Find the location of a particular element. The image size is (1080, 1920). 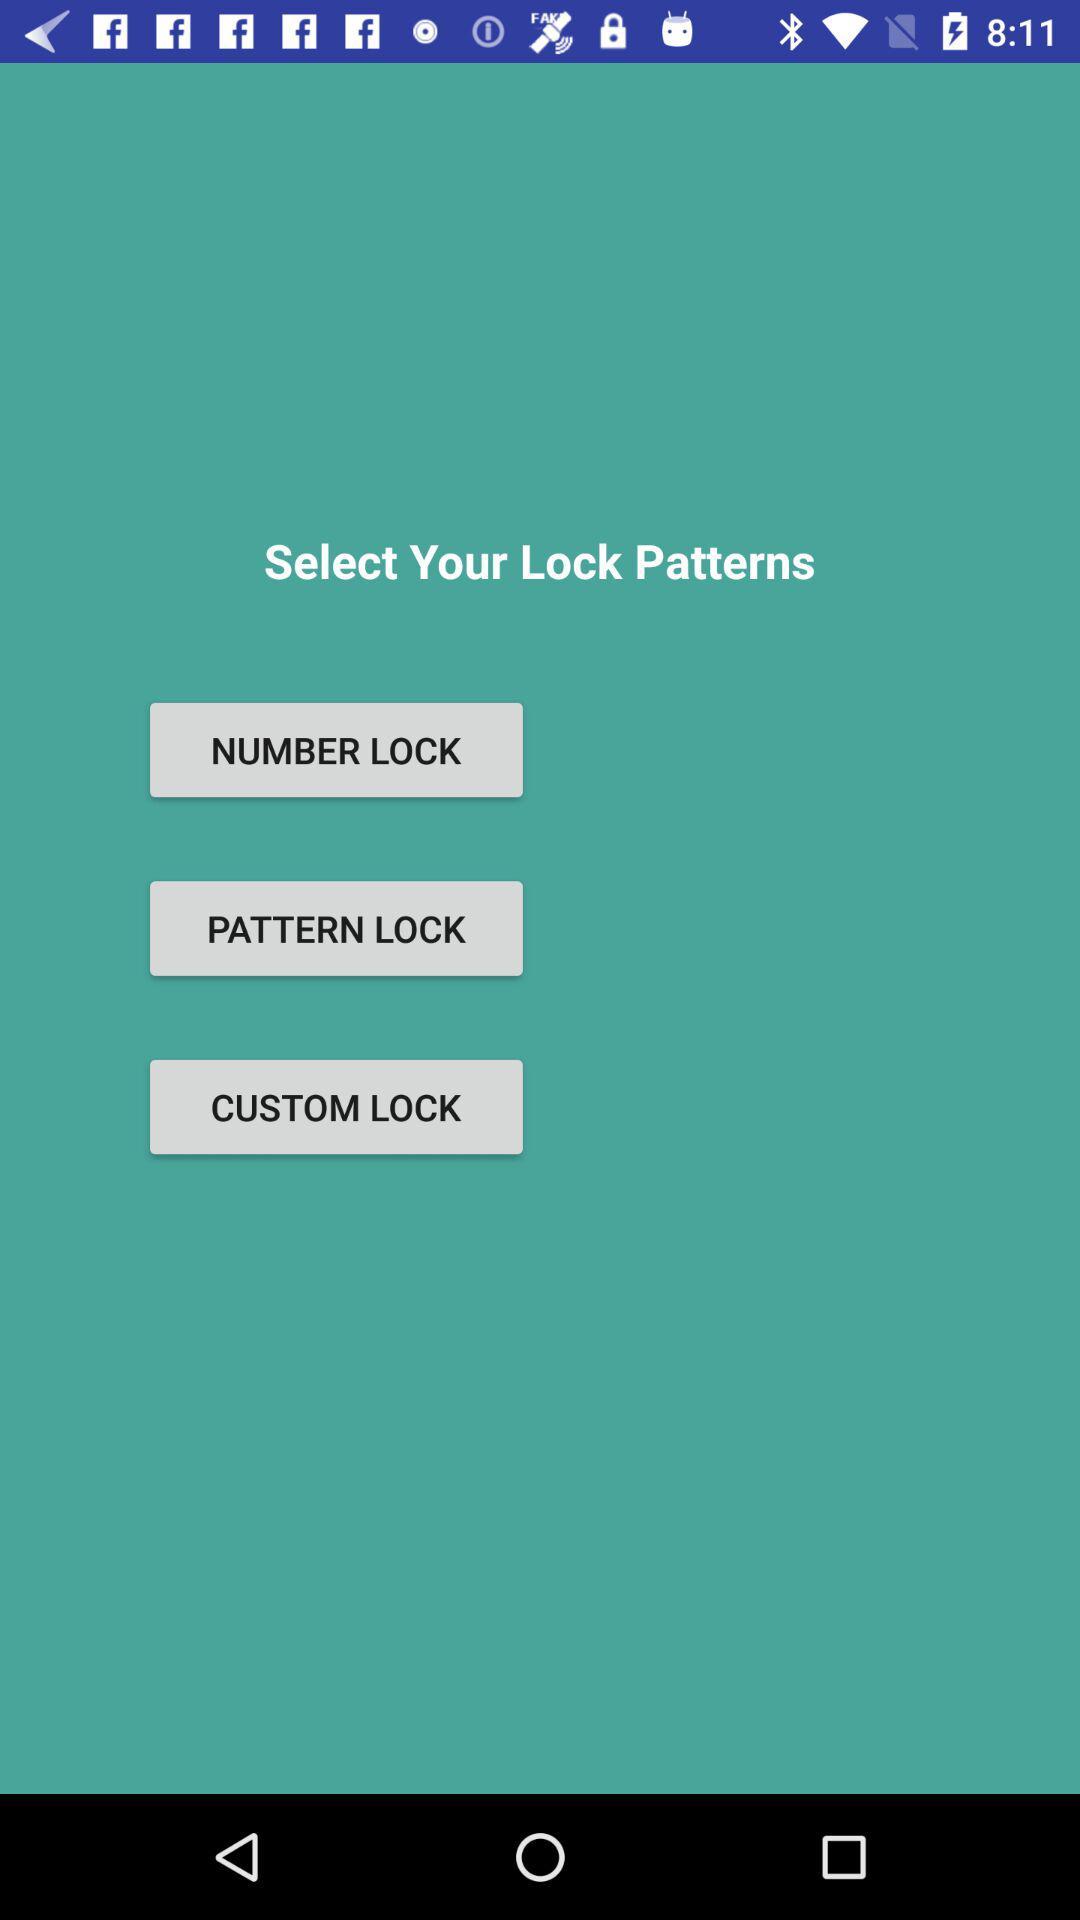

custom lock is located at coordinates (335, 1106).